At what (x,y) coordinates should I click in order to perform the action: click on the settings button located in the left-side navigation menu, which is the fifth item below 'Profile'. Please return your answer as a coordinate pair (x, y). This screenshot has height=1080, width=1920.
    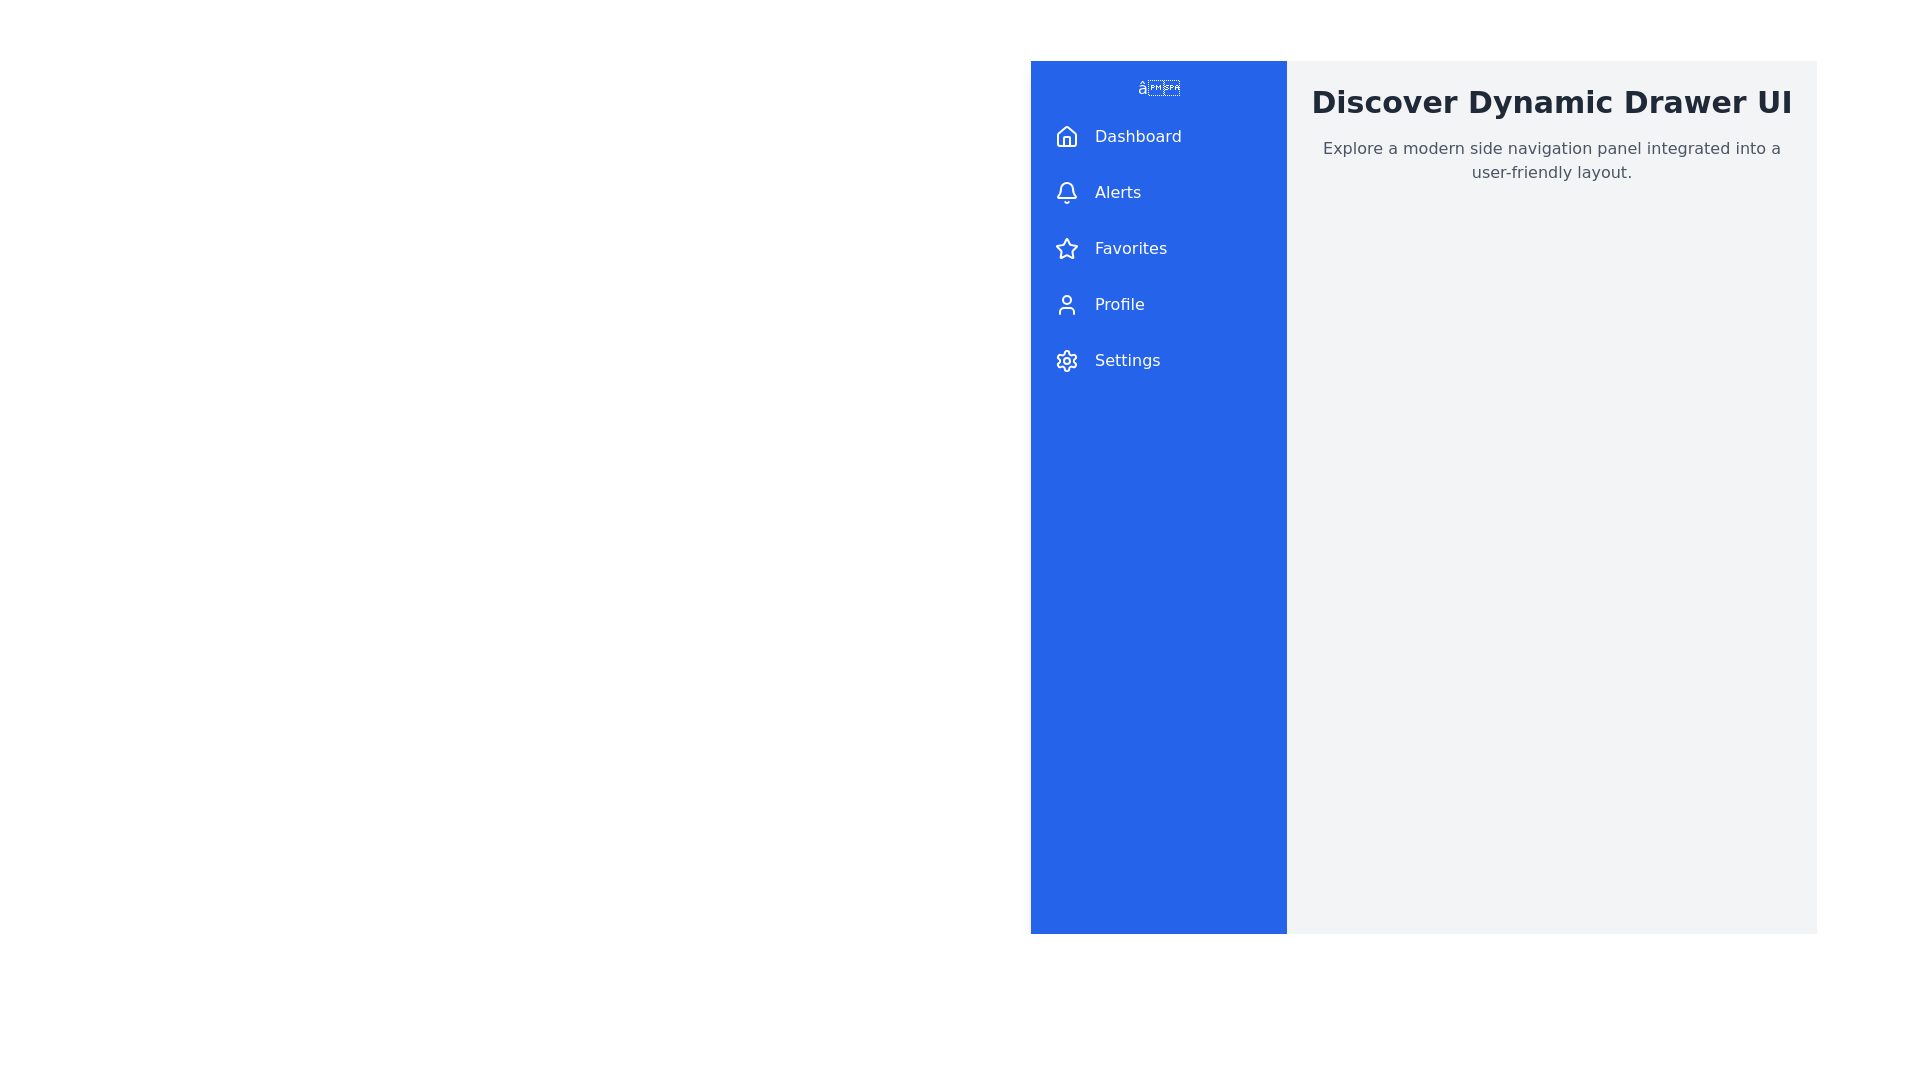
    Looking at the image, I should click on (1158, 361).